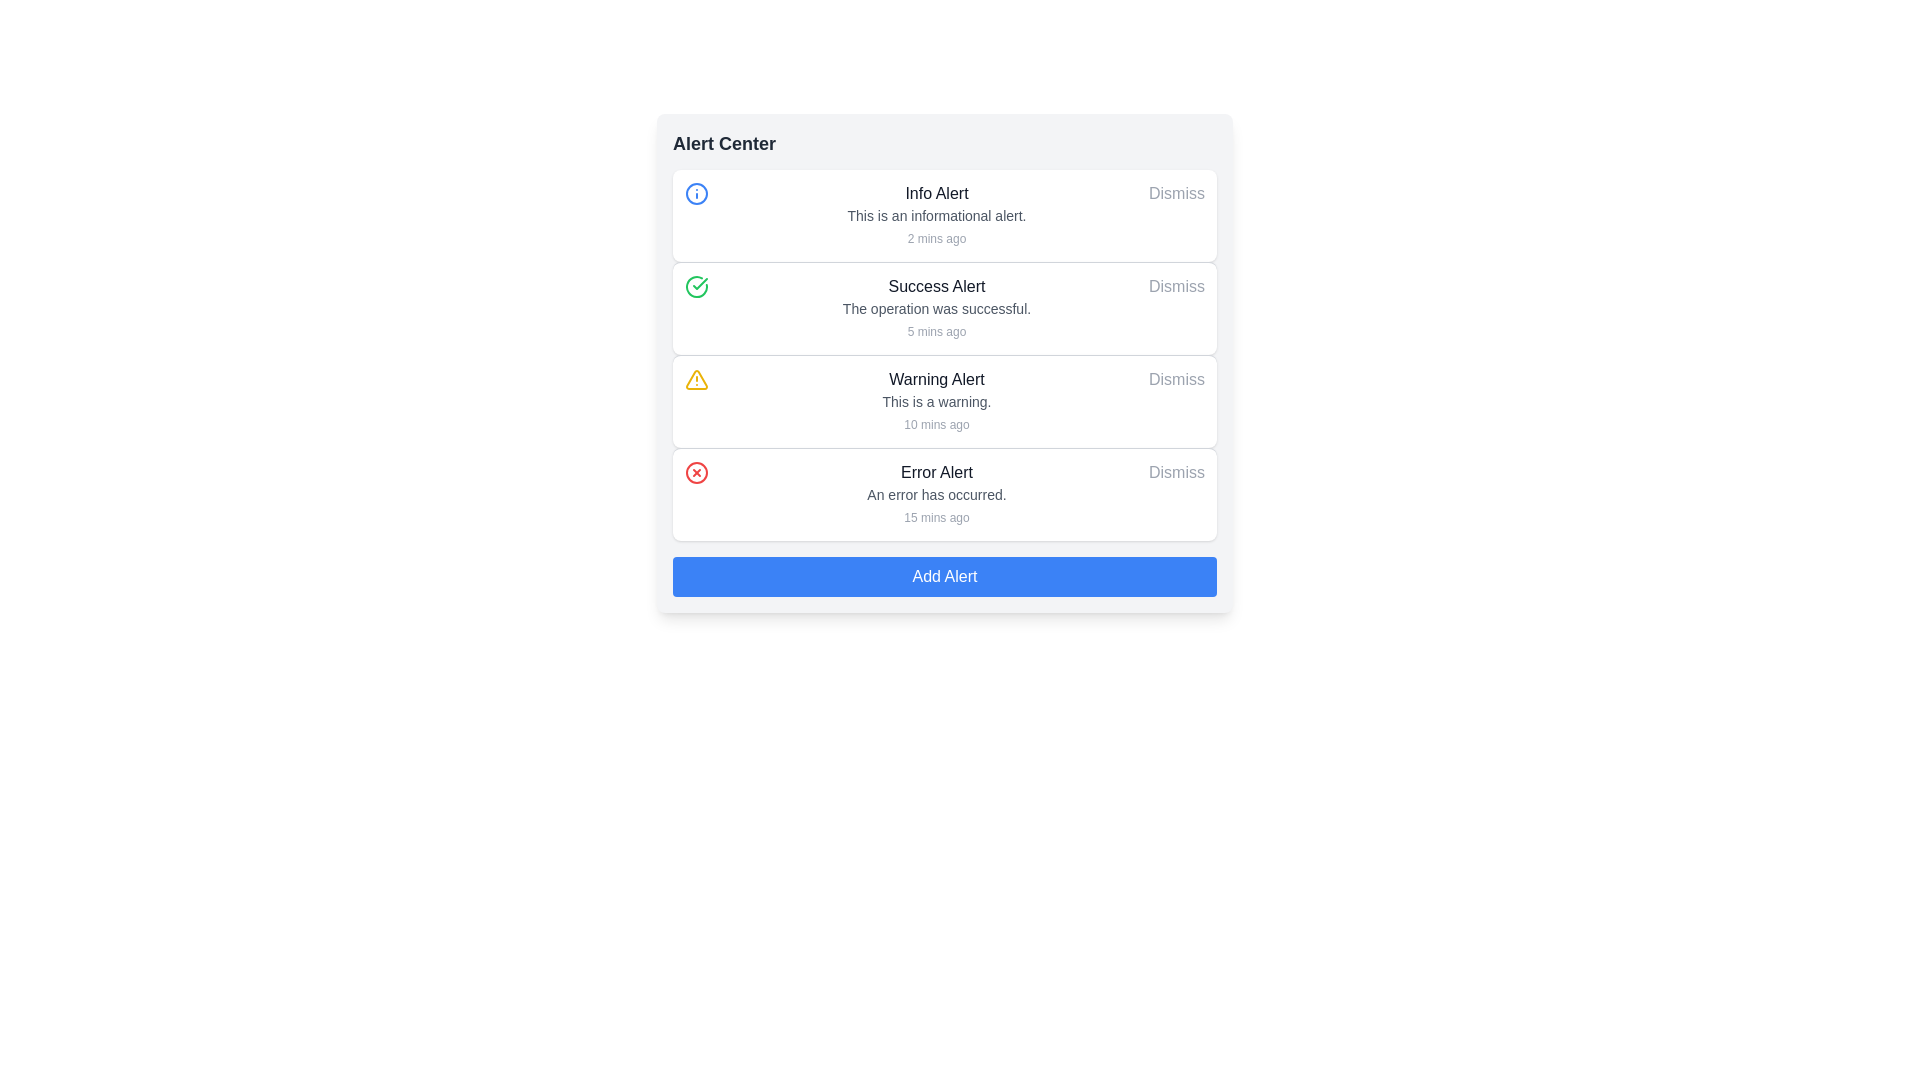  Describe the element at coordinates (1176, 380) in the screenshot. I see `the 'Dismiss' button in the 'Warning Alert' notification` at that location.